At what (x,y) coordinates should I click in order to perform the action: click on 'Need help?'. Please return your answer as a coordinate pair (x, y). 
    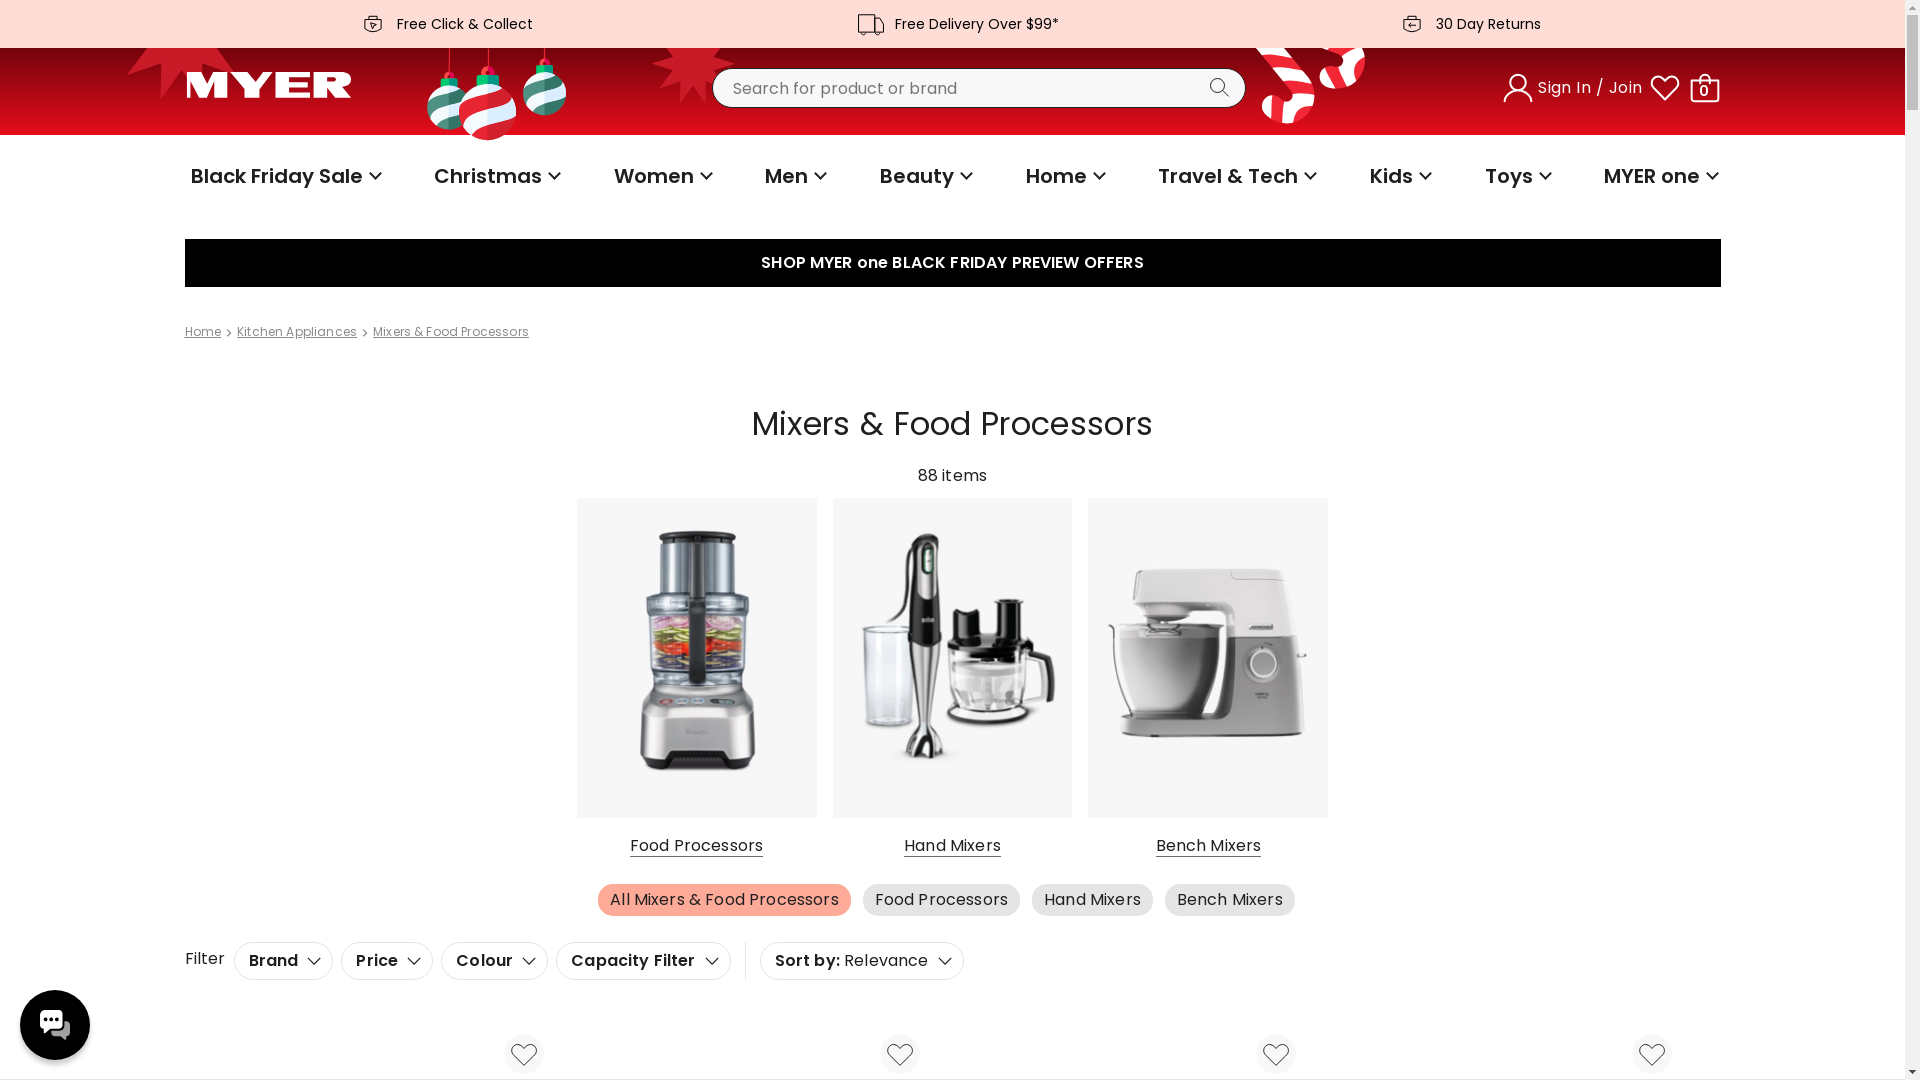
    Looking at the image, I should click on (54, 1025).